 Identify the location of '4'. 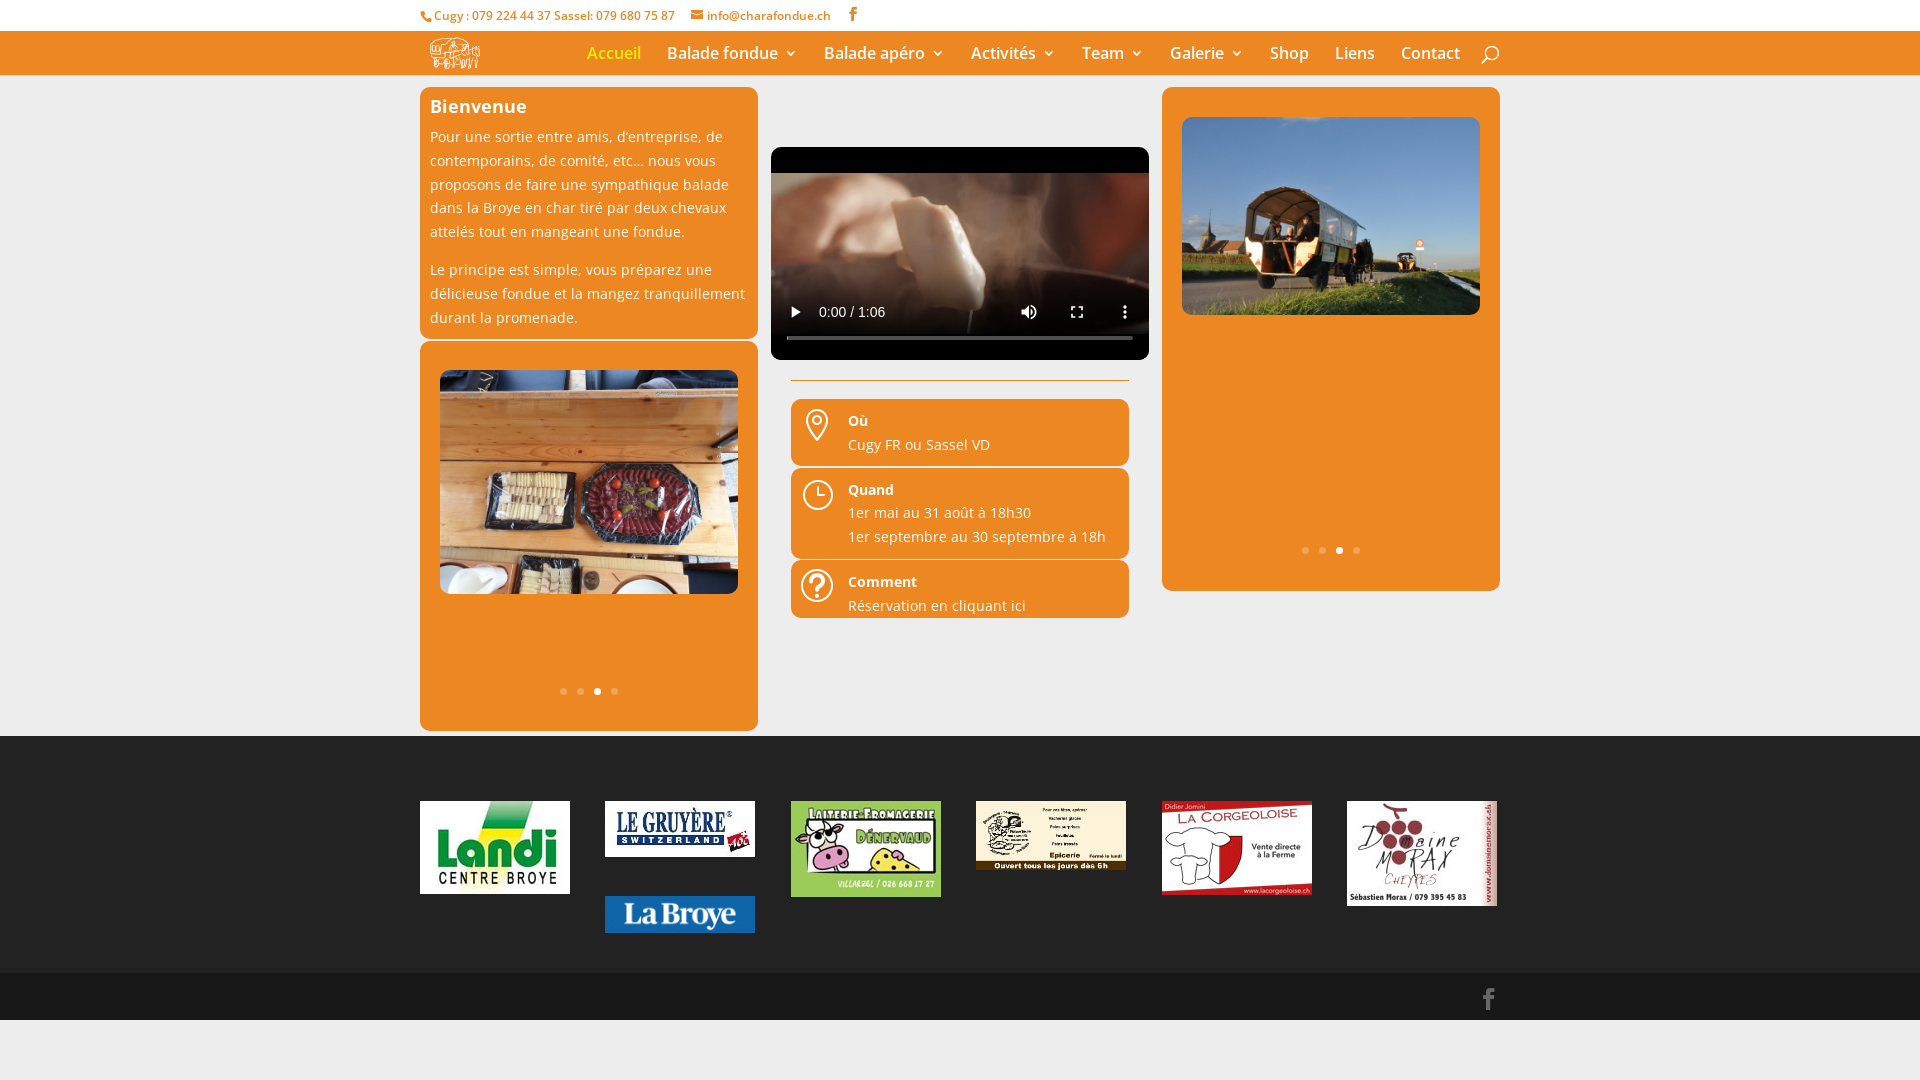
(613, 690).